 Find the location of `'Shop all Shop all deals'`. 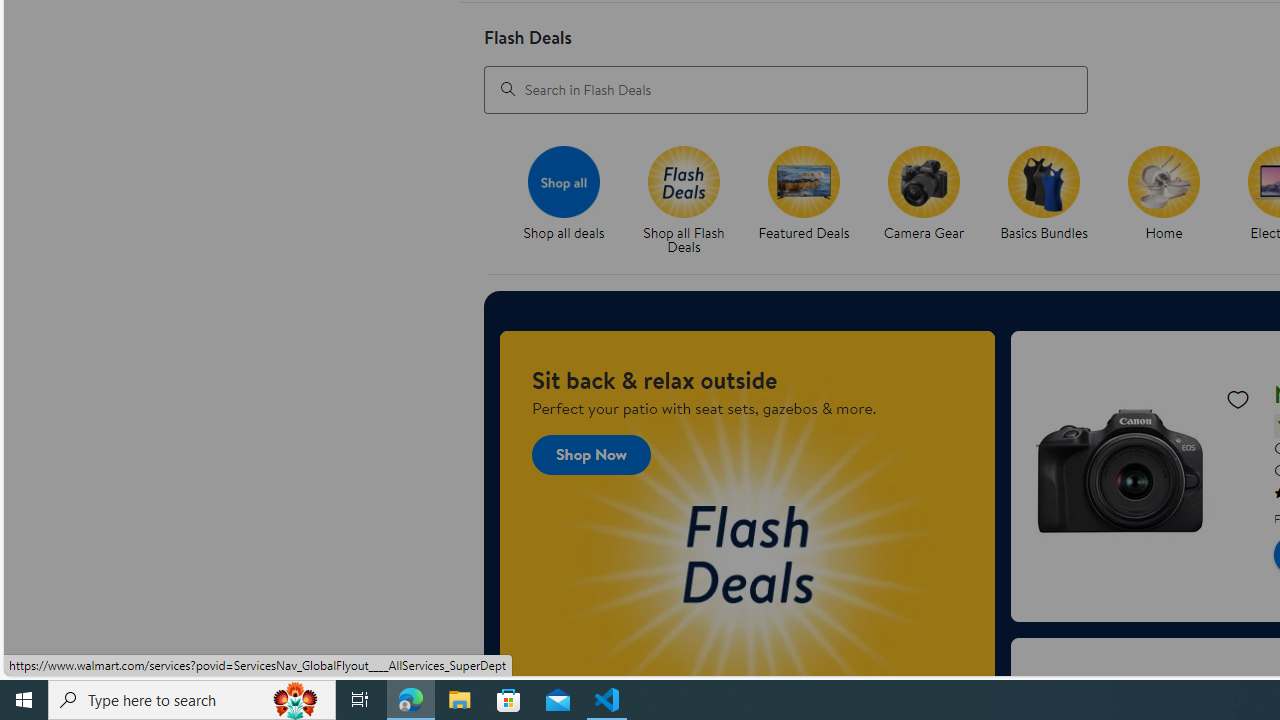

'Shop all Shop all deals' is located at coordinates (562, 194).